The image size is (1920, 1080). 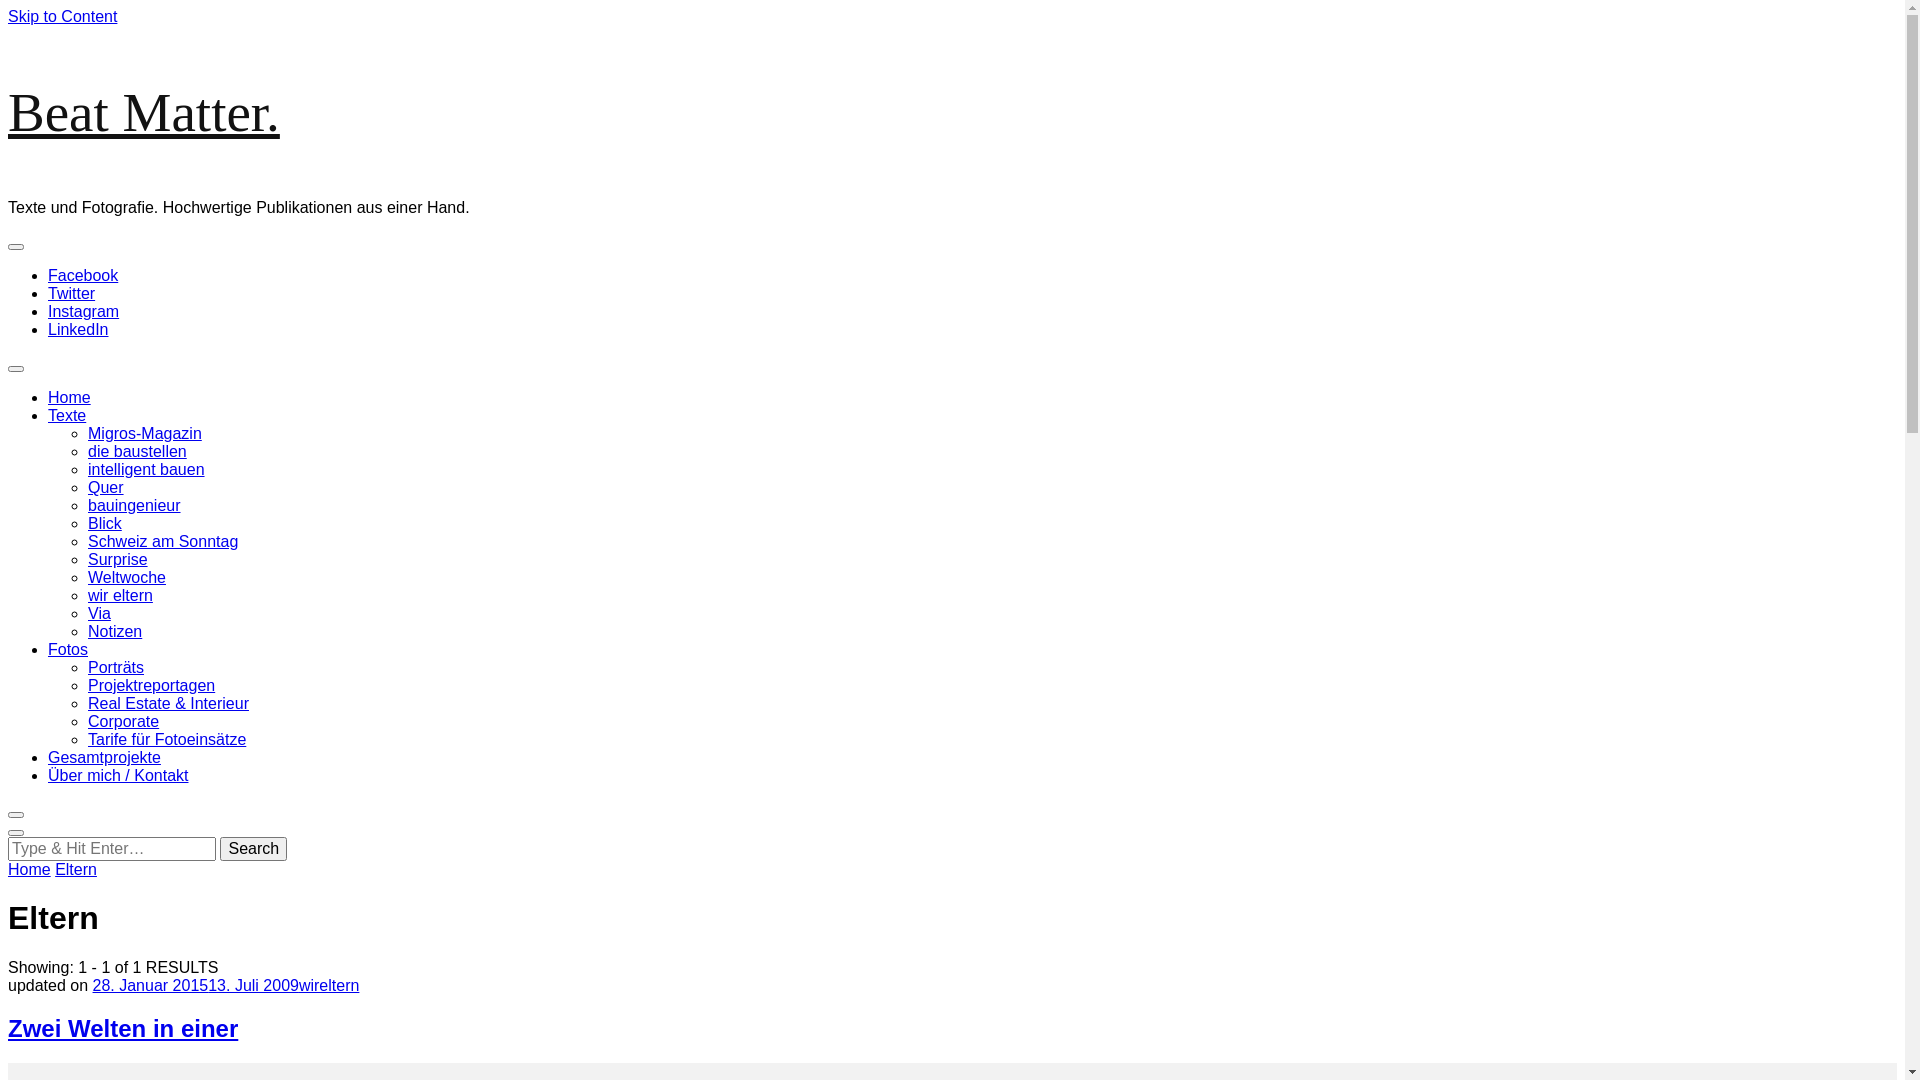 I want to click on 'Fotos', so click(x=67, y=649).